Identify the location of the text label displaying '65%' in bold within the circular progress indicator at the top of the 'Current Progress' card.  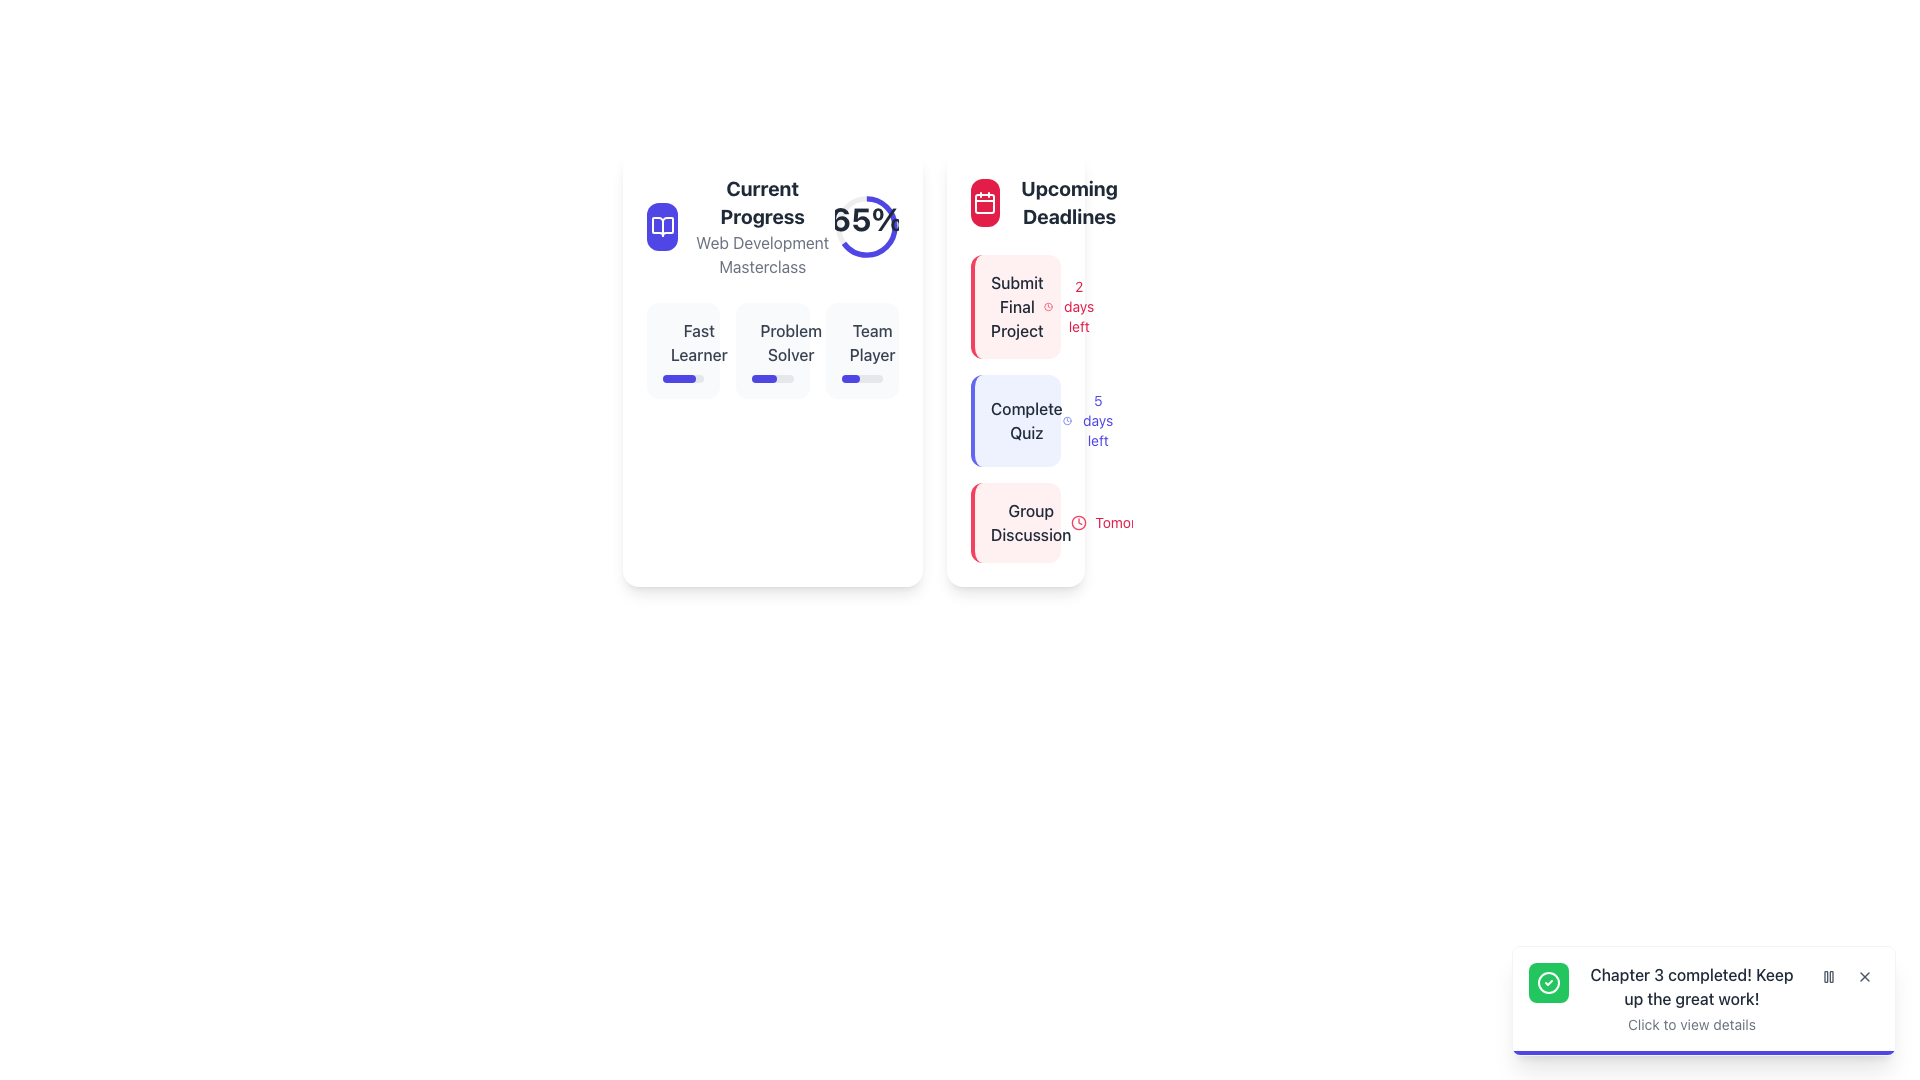
(867, 219).